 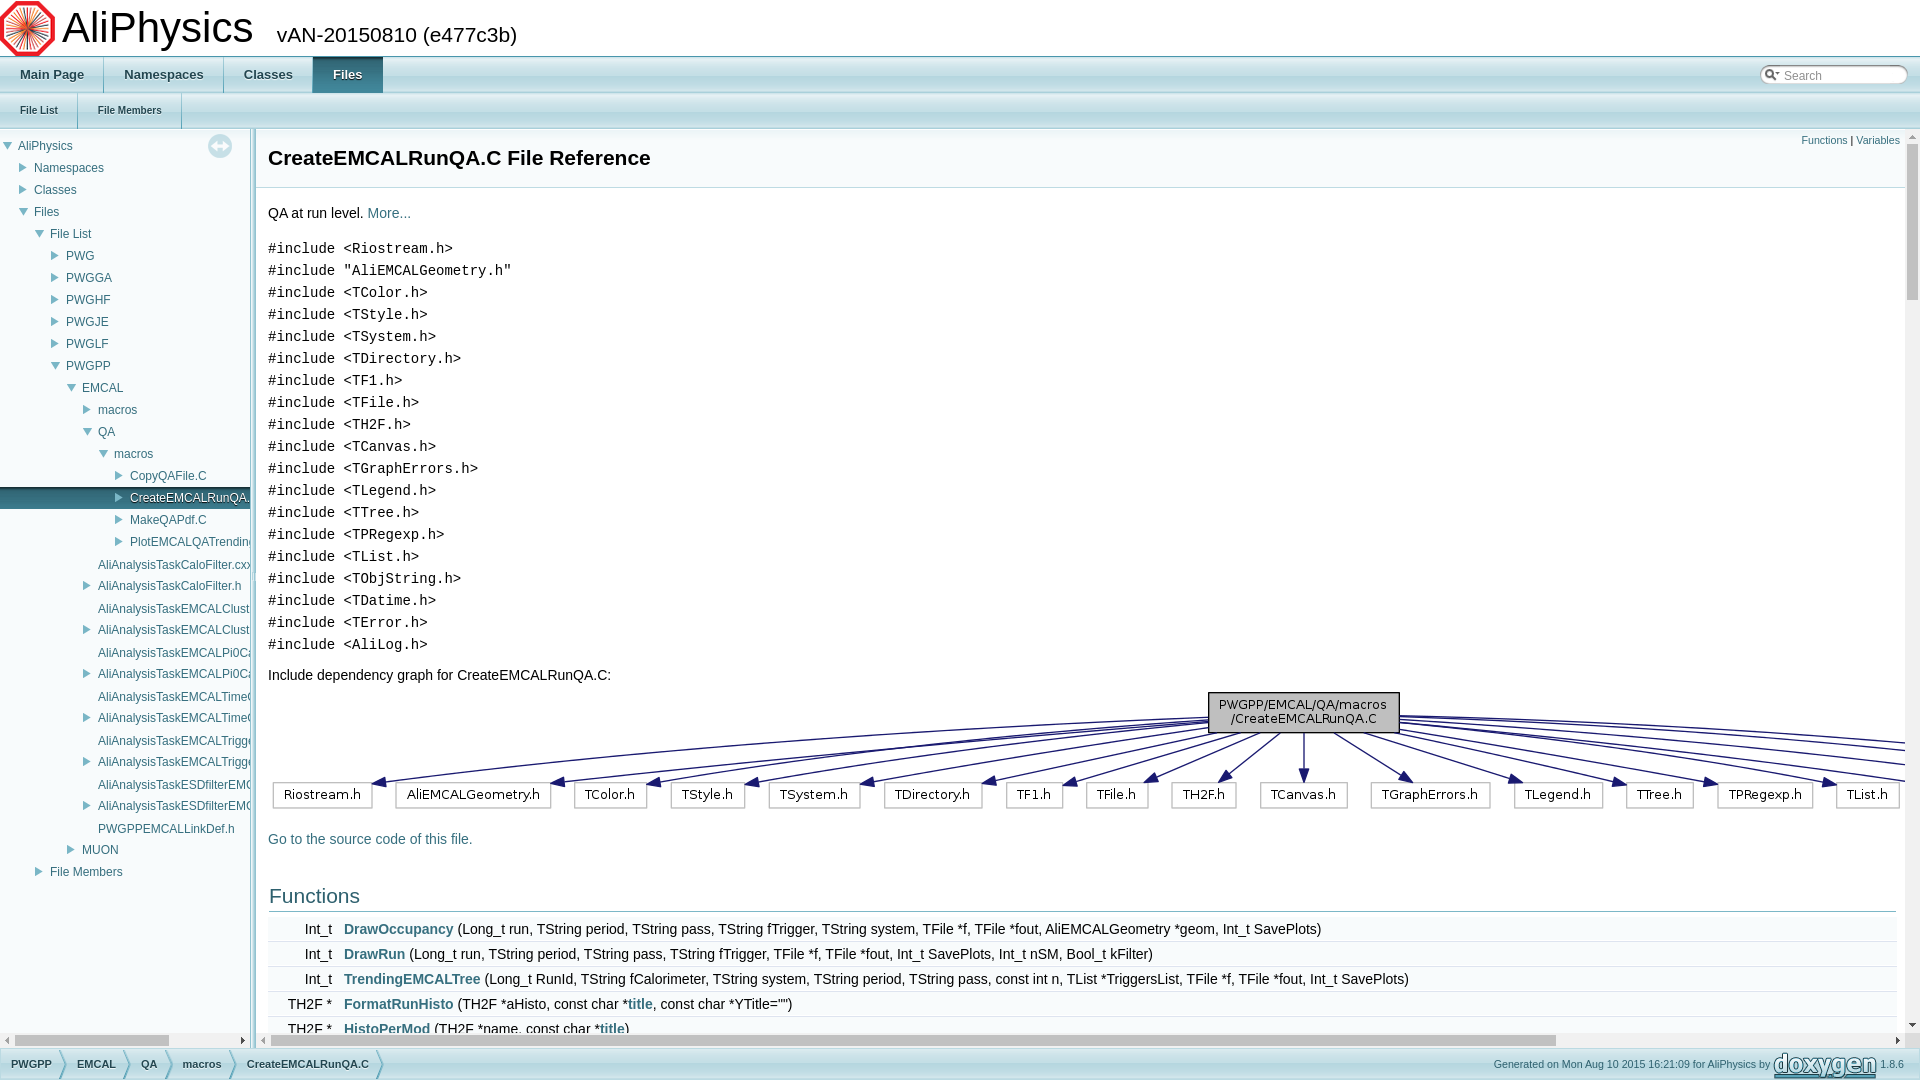 I want to click on 'CreateEMCALRunQA.C', so click(x=194, y=496).